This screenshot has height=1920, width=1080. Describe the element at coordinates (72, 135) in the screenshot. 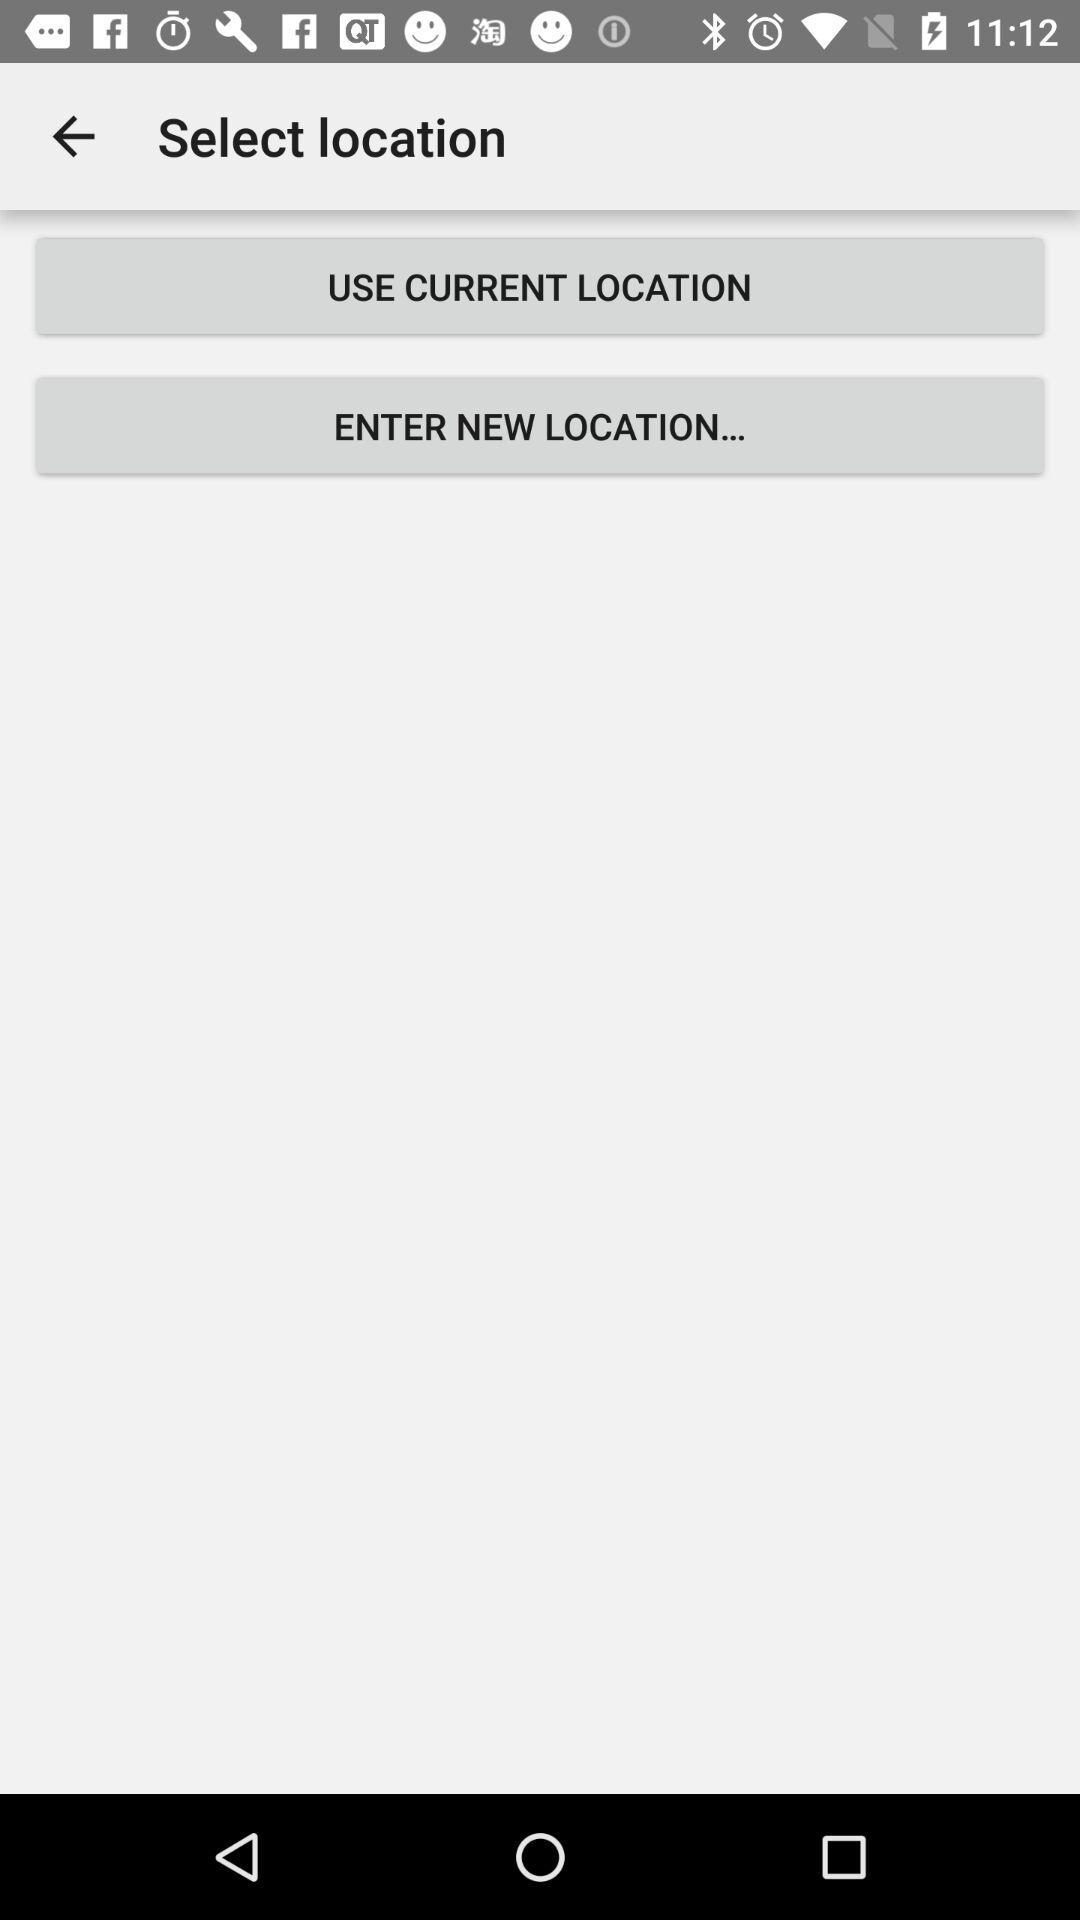

I see `app next to the select location item` at that location.